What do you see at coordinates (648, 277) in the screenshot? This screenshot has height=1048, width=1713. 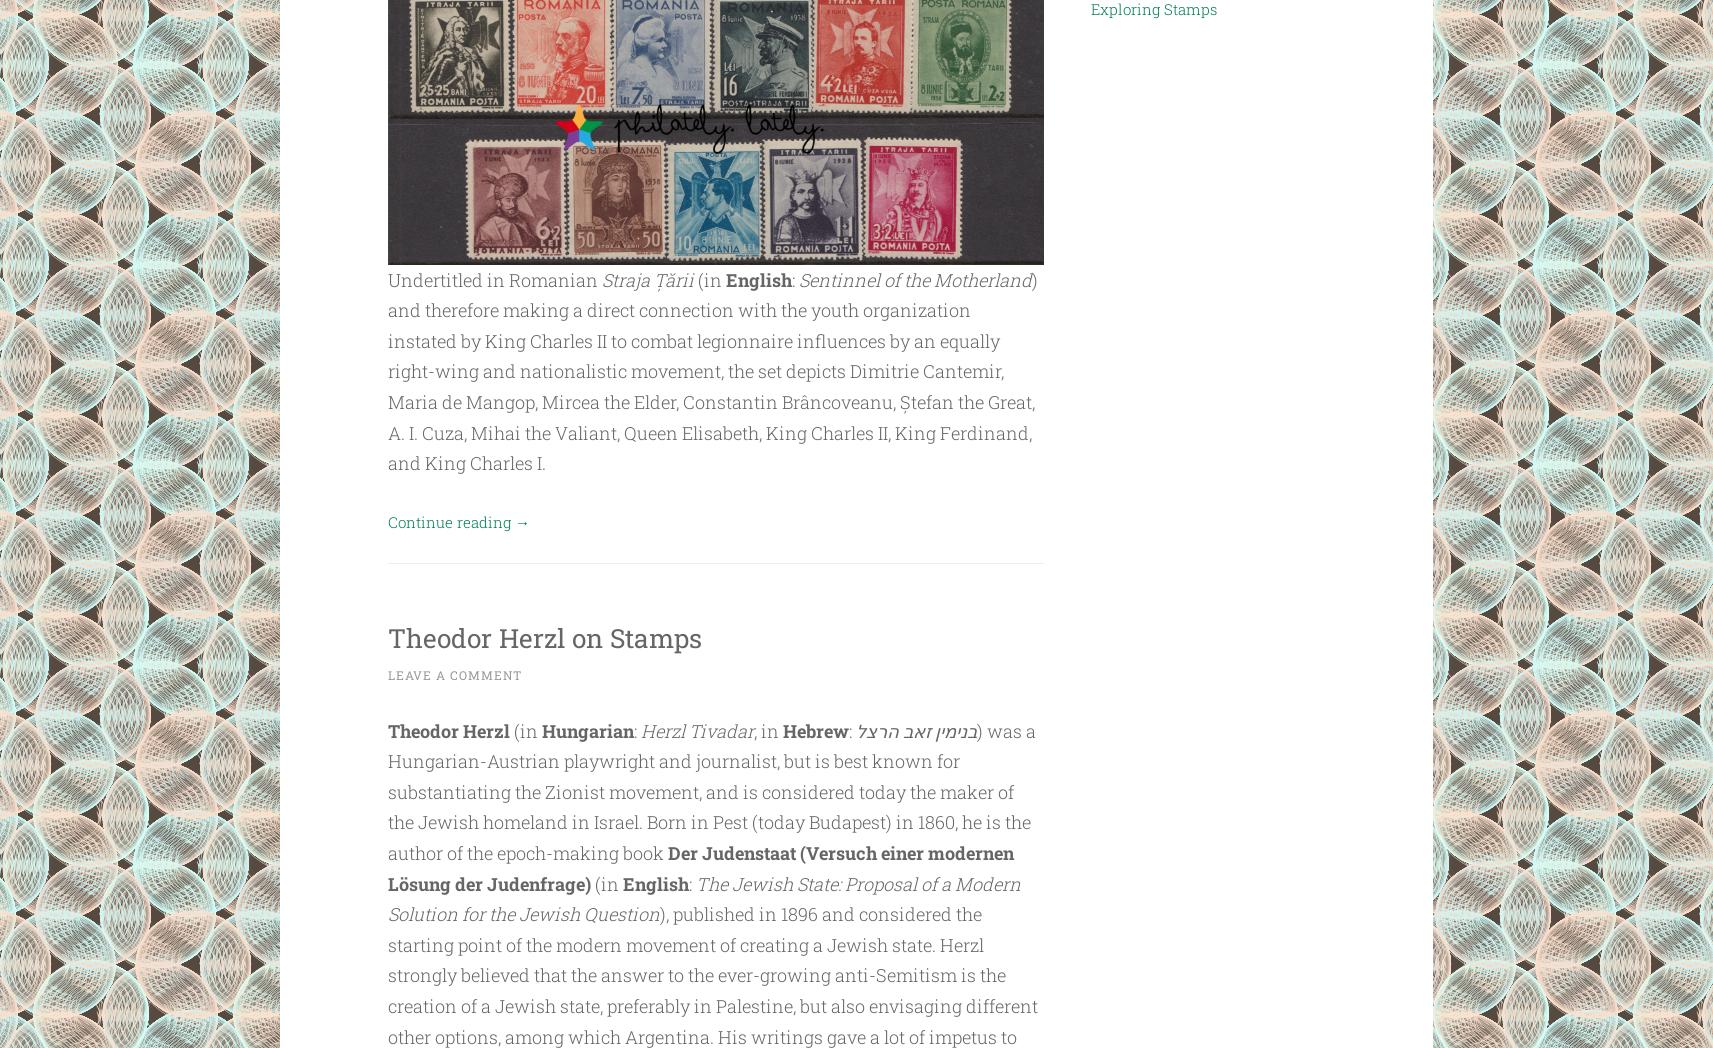 I see `'Straja Țării'` at bounding box center [648, 277].